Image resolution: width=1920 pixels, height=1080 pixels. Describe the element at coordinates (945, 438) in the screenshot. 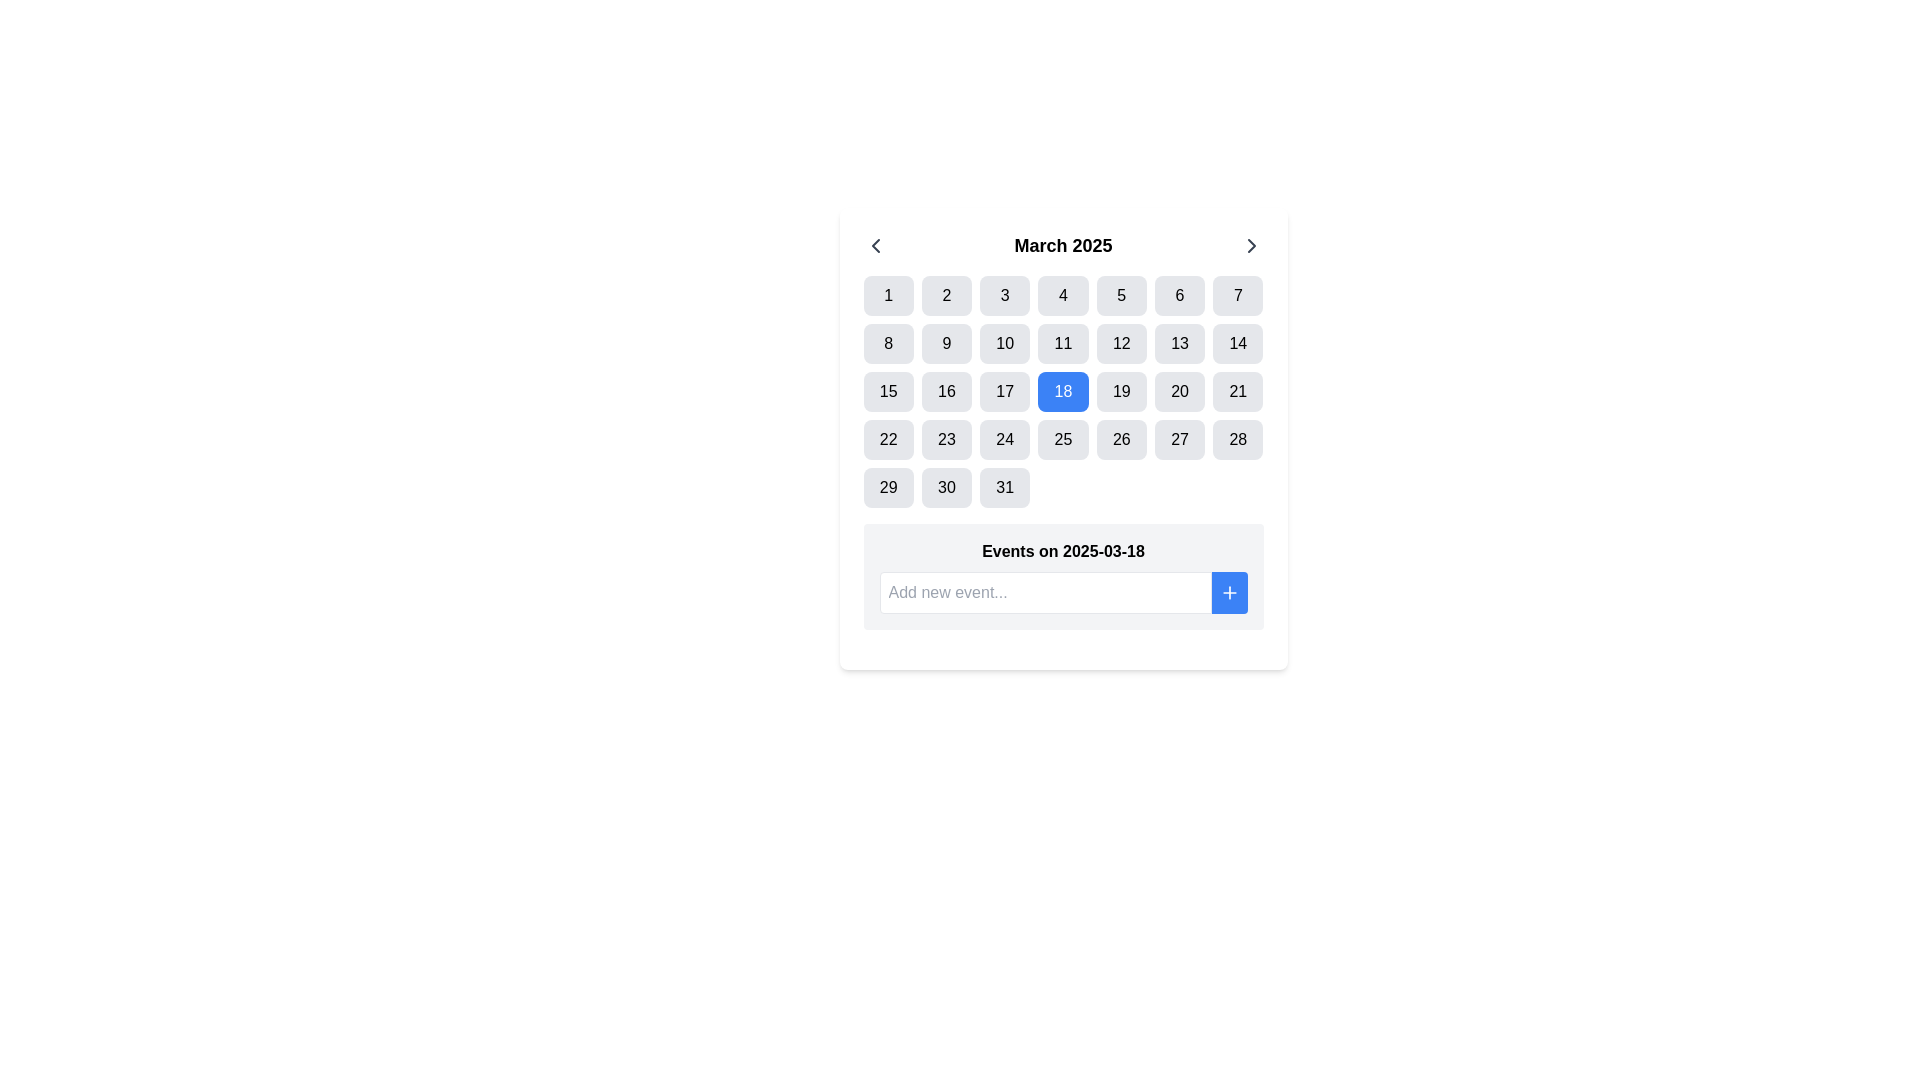

I see `the button labeled '23', which is a rounded rectangular button in a light gray background located in the fourth row, second column of a 7-column grid` at that location.